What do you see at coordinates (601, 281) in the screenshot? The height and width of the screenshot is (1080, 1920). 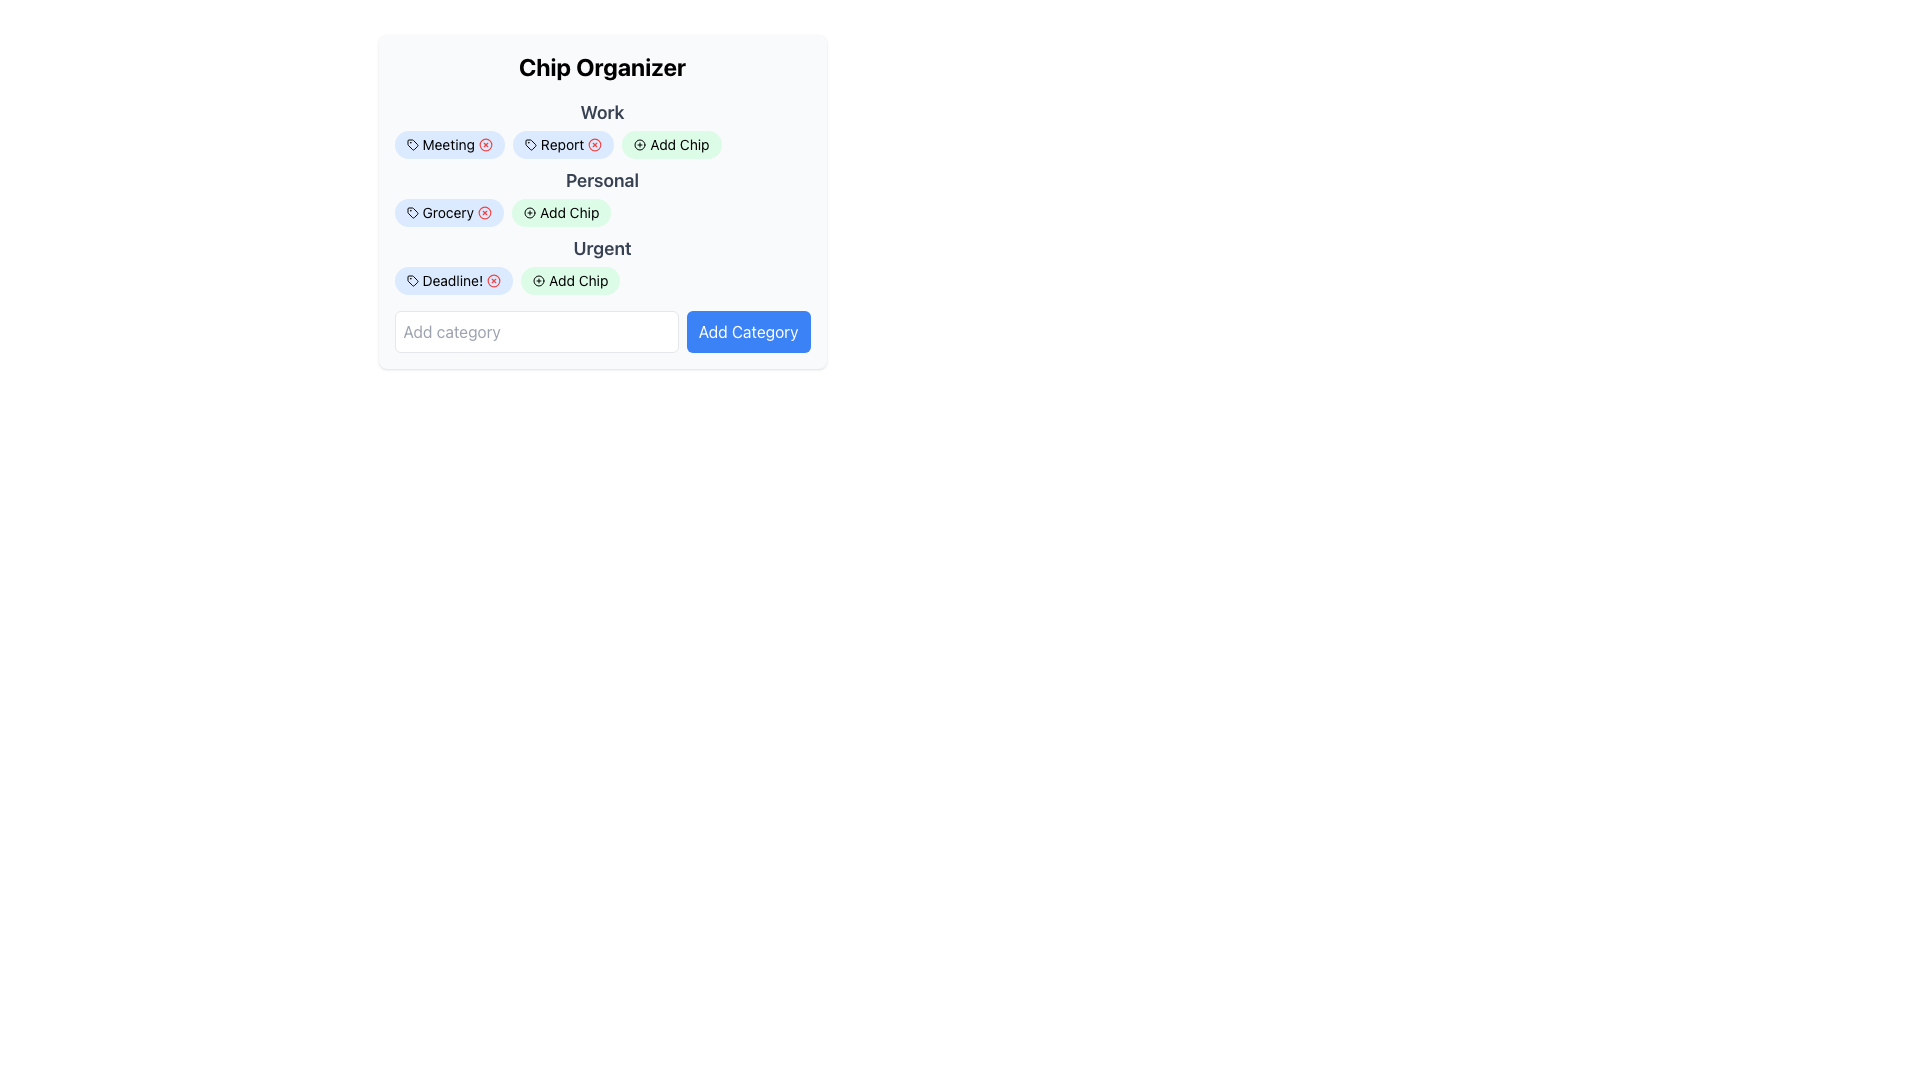 I see `the second Interactive Chip element in the 'Urgent' category, which has a green background and contains the text 'Add Chip'` at bounding box center [601, 281].